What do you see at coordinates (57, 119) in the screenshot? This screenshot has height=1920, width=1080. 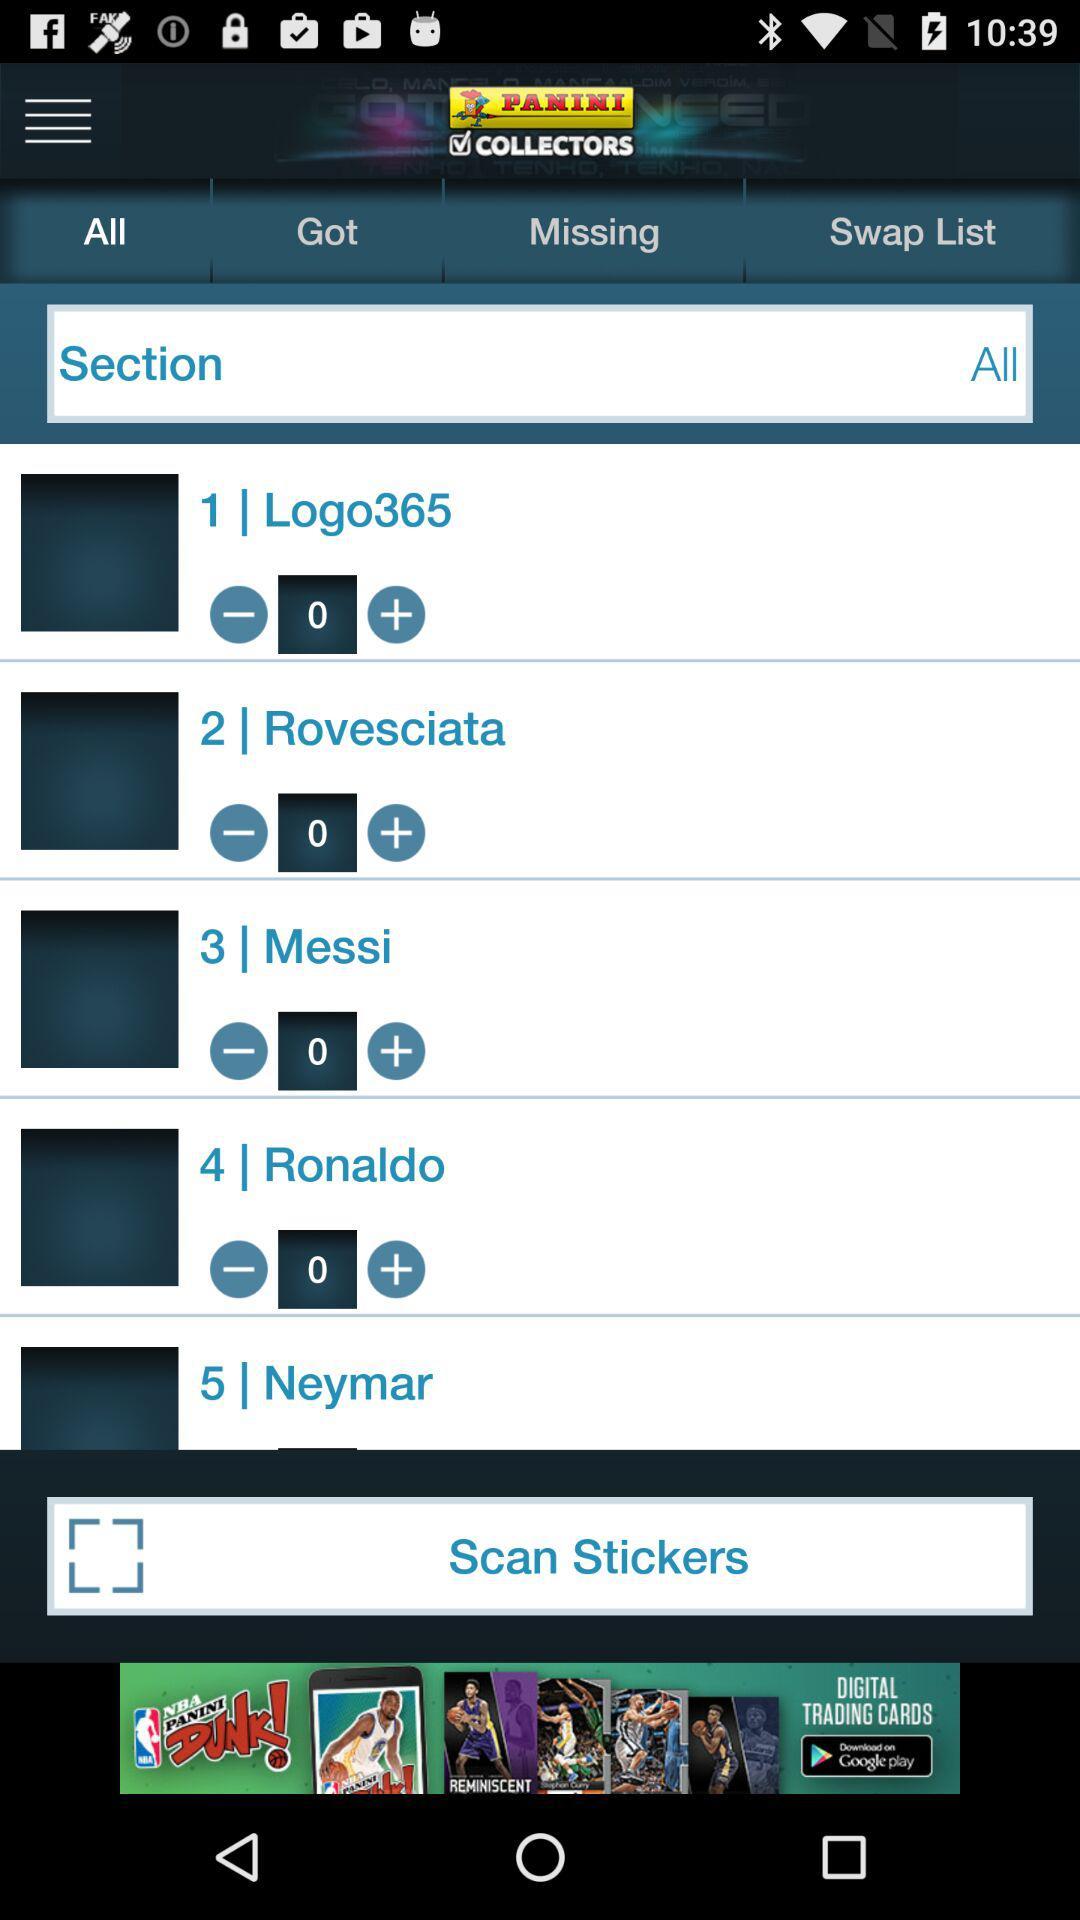 I see `show the menu` at bounding box center [57, 119].